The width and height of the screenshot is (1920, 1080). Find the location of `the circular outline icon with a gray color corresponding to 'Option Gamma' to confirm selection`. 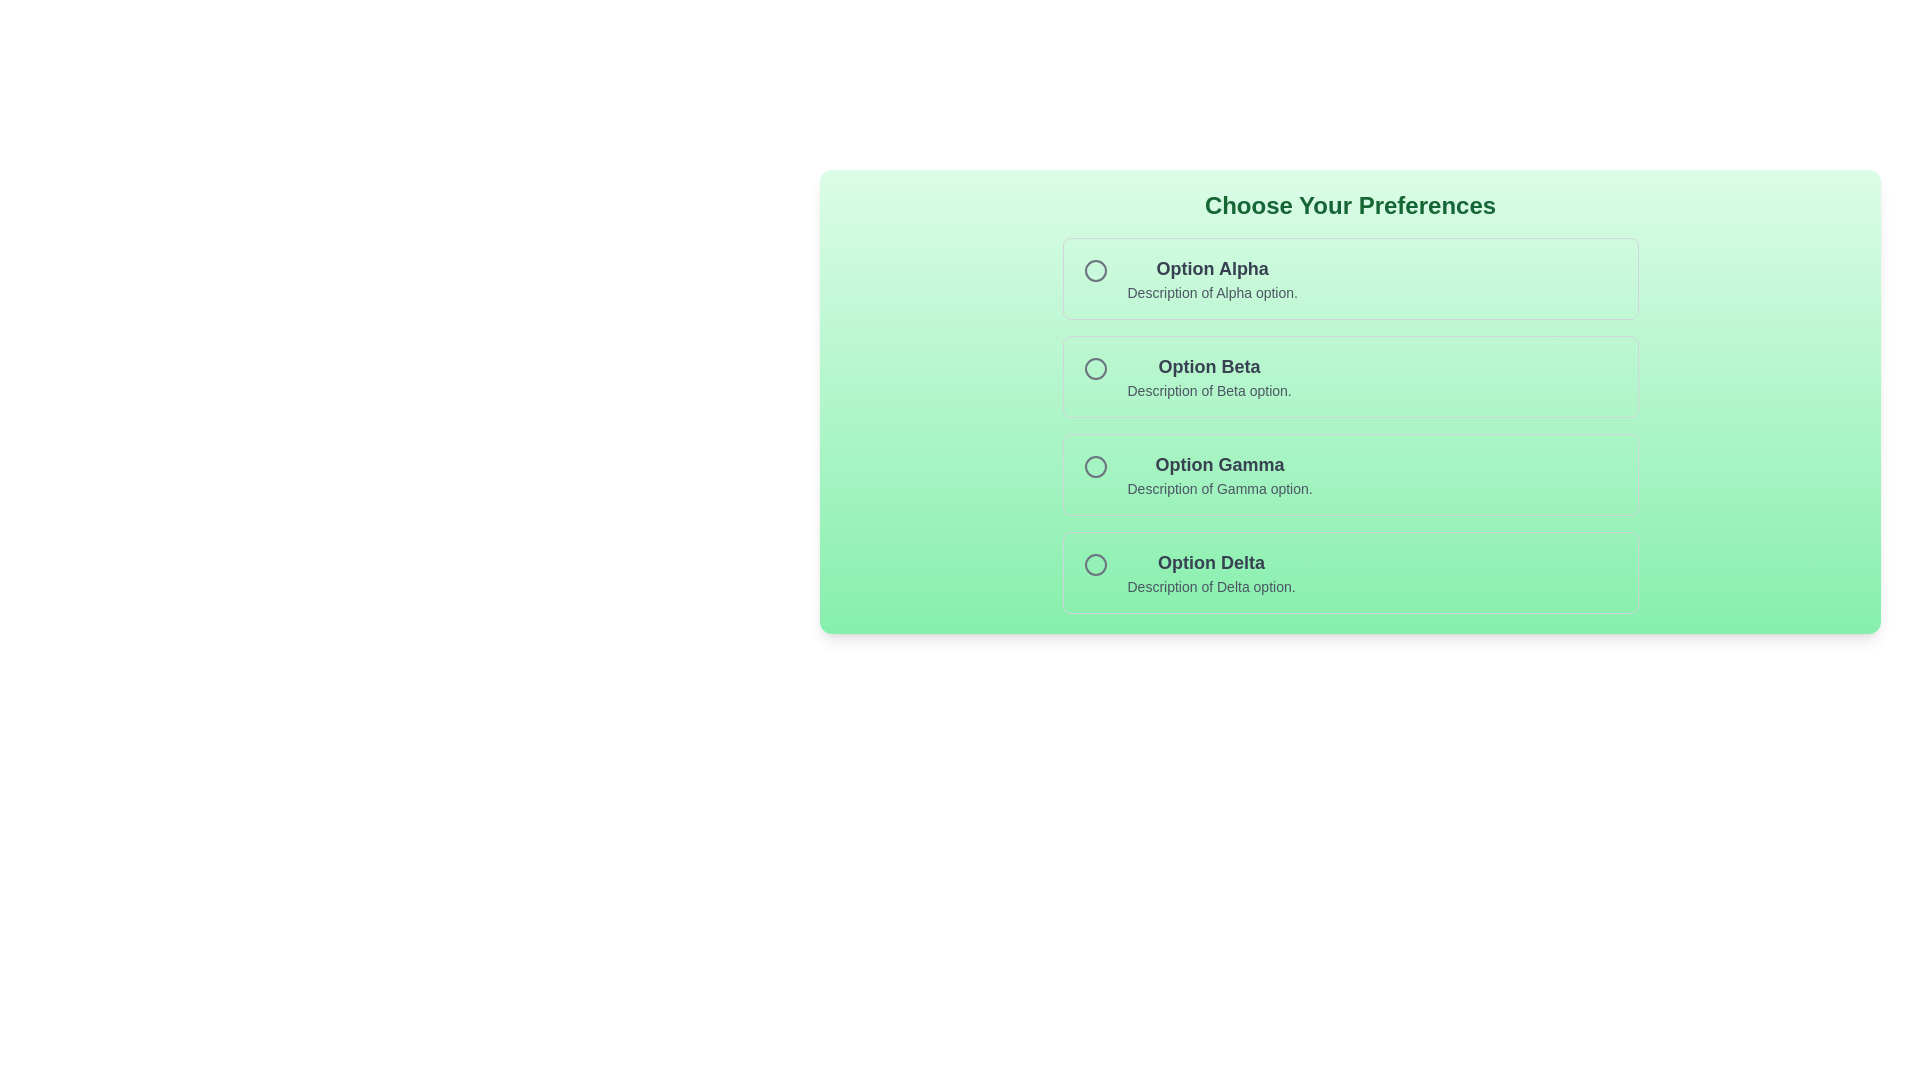

the circular outline icon with a gray color corresponding to 'Option Gamma' to confirm selection is located at coordinates (1094, 466).